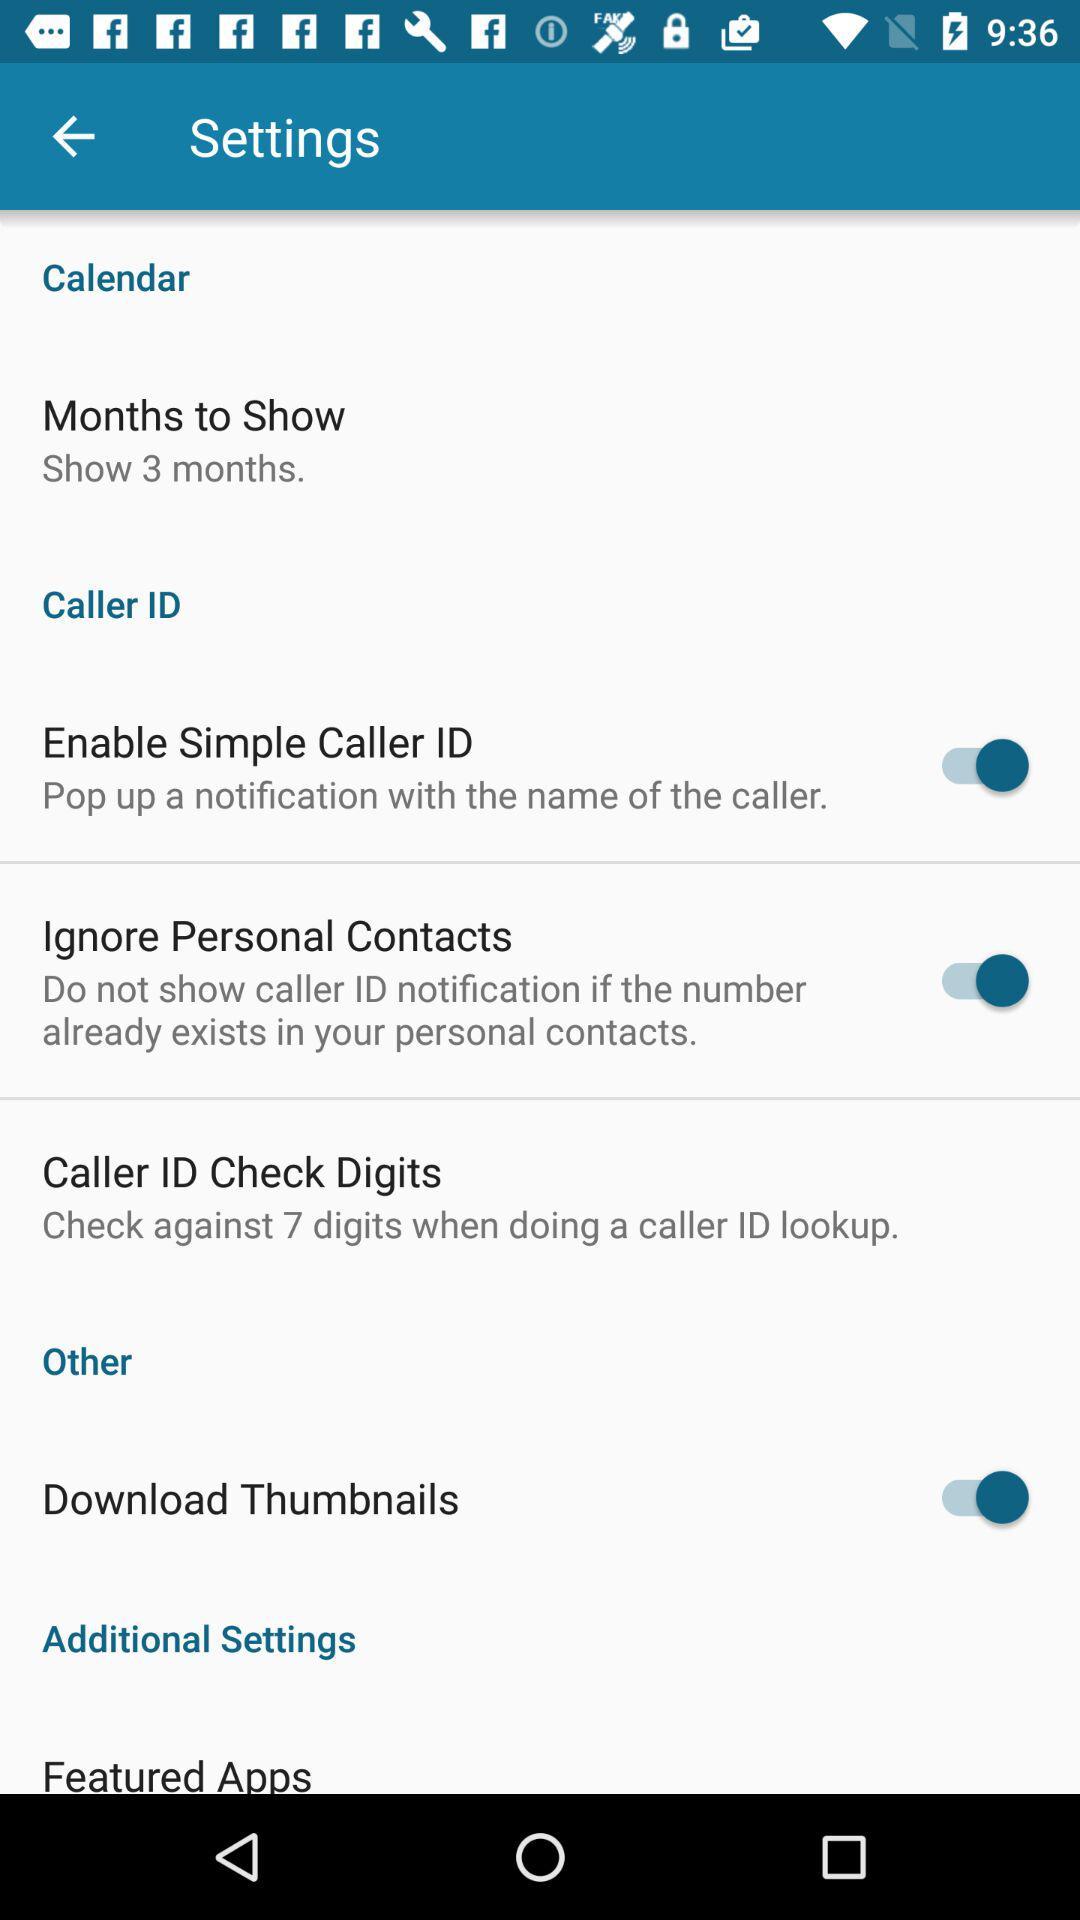  What do you see at coordinates (72, 135) in the screenshot?
I see `icon above the calendar icon` at bounding box center [72, 135].